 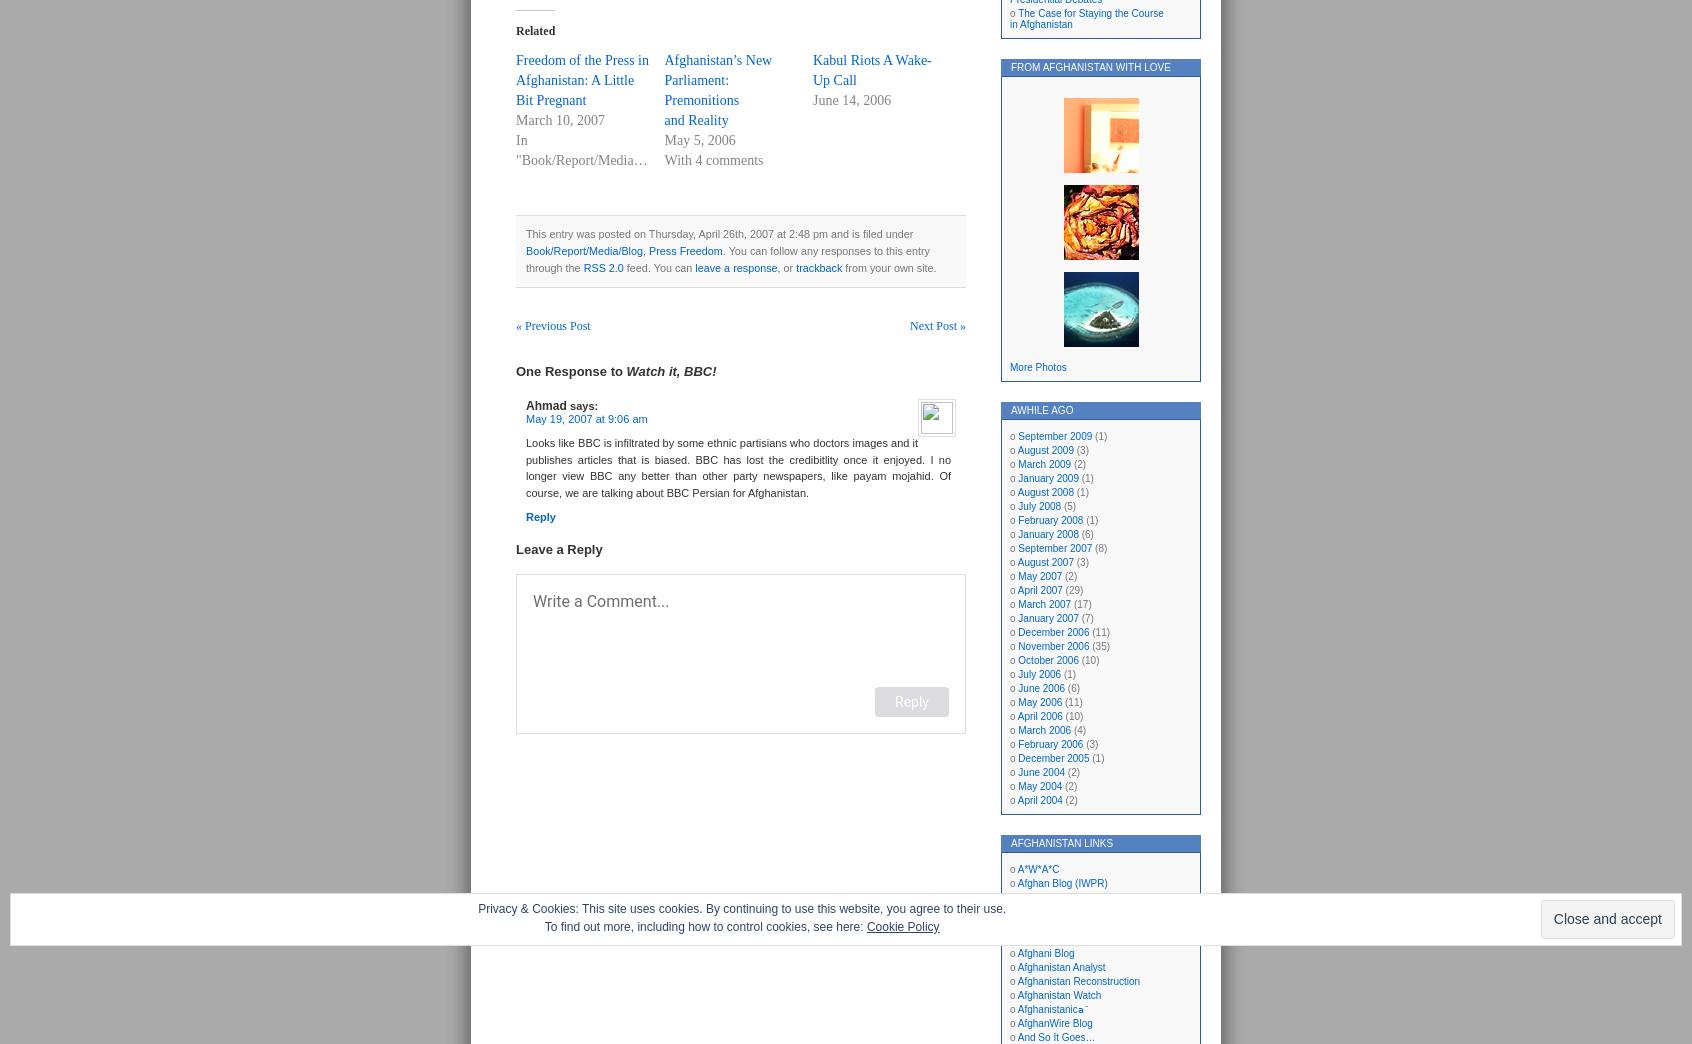 I want to click on ',', so click(x=646, y=250).